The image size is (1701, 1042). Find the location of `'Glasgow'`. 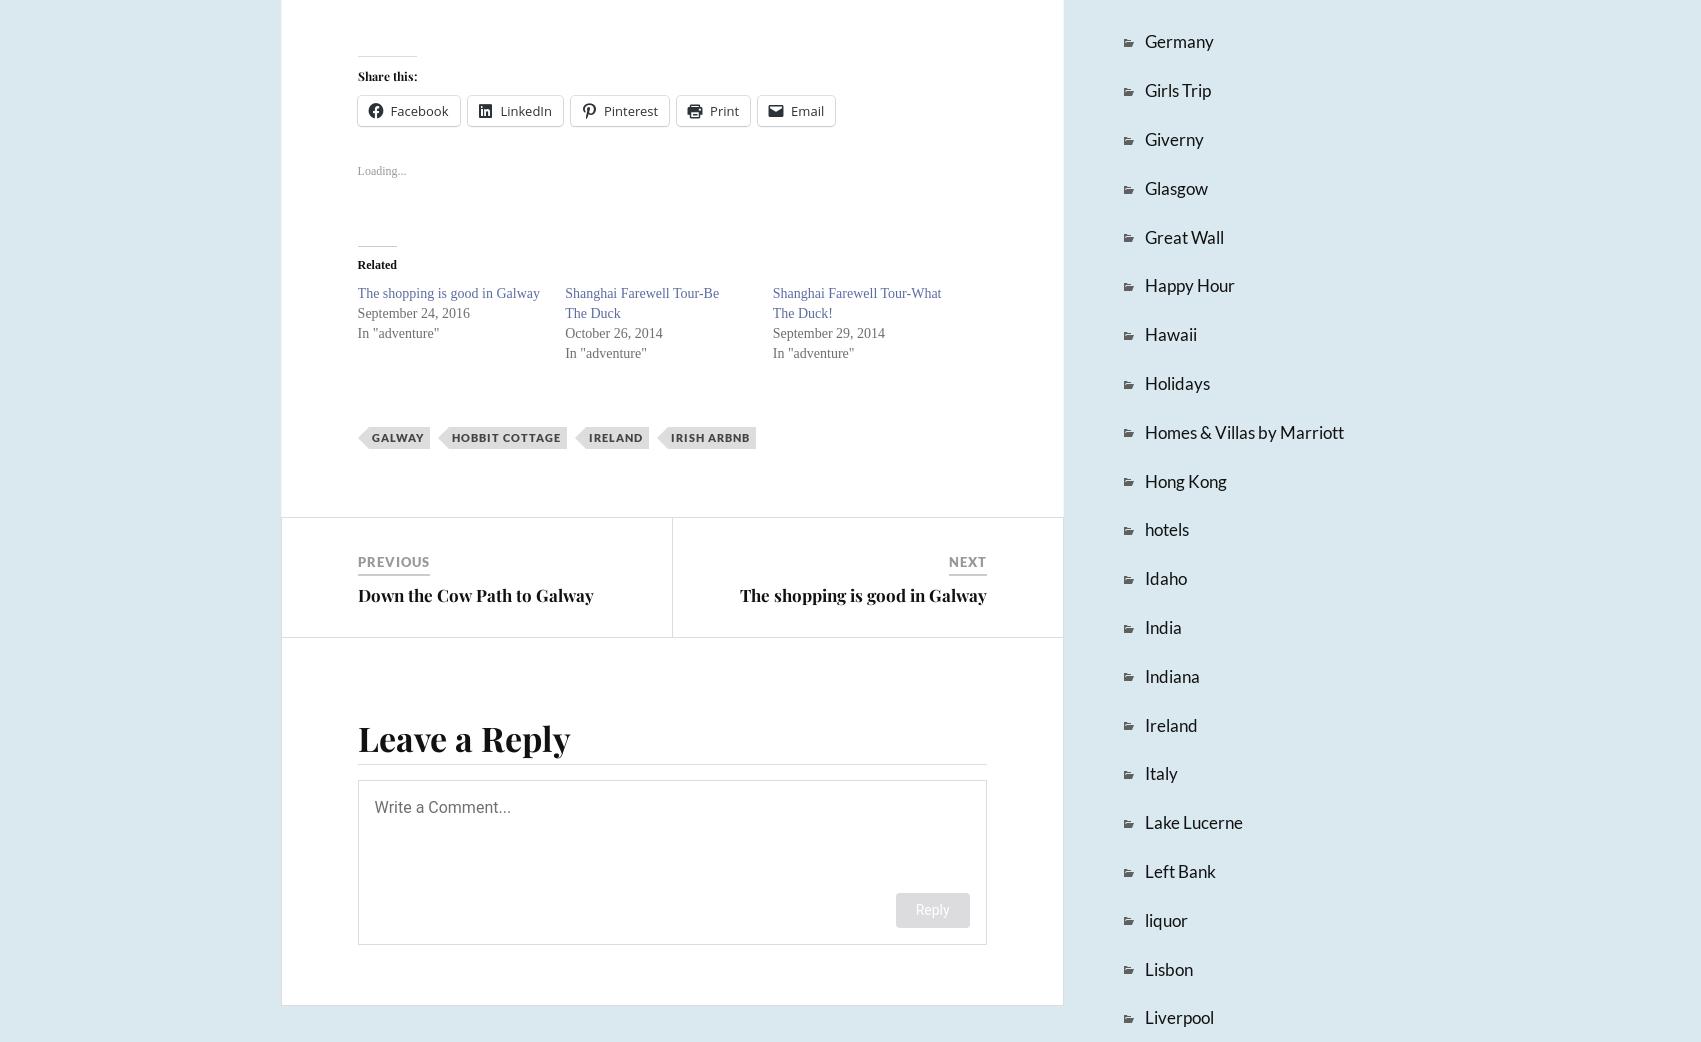

'Glasgow' is located at coordinates (1174, 186).